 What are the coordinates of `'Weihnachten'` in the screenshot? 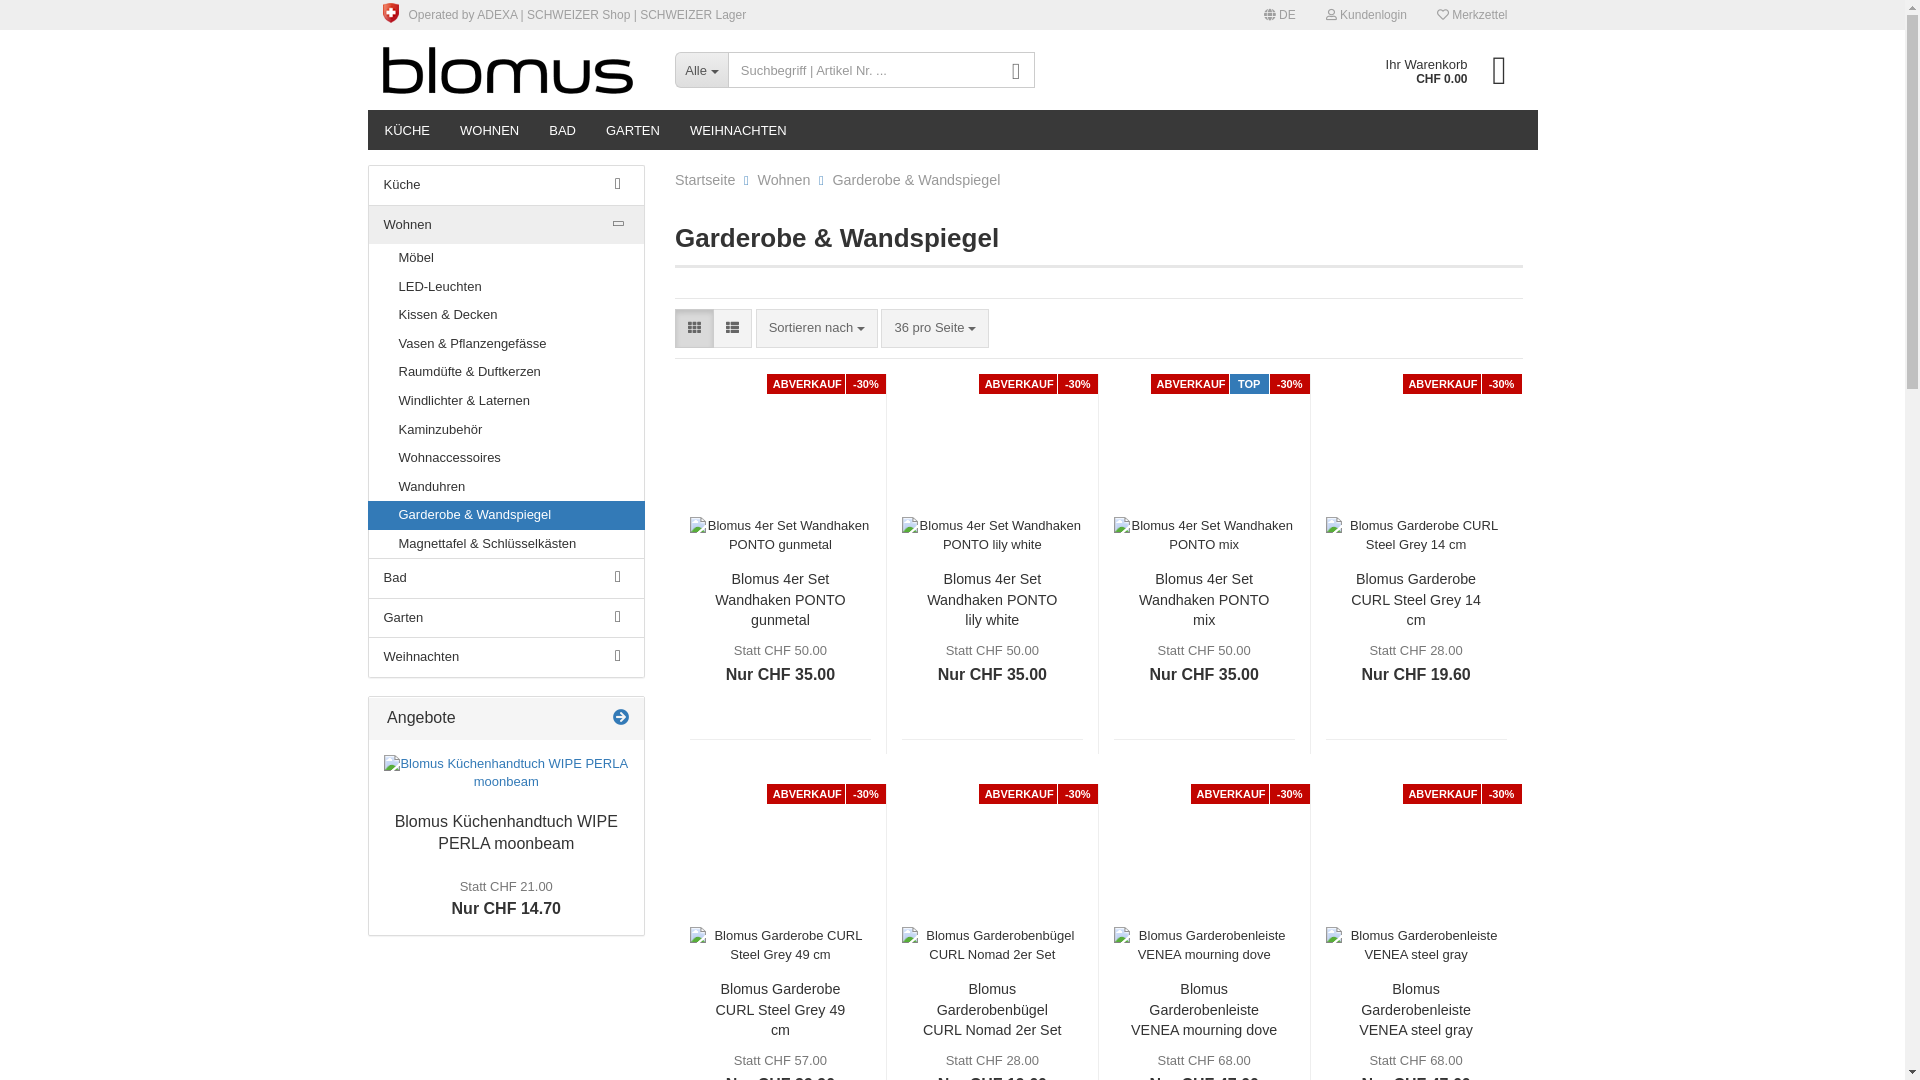 It's located at (505, 657).